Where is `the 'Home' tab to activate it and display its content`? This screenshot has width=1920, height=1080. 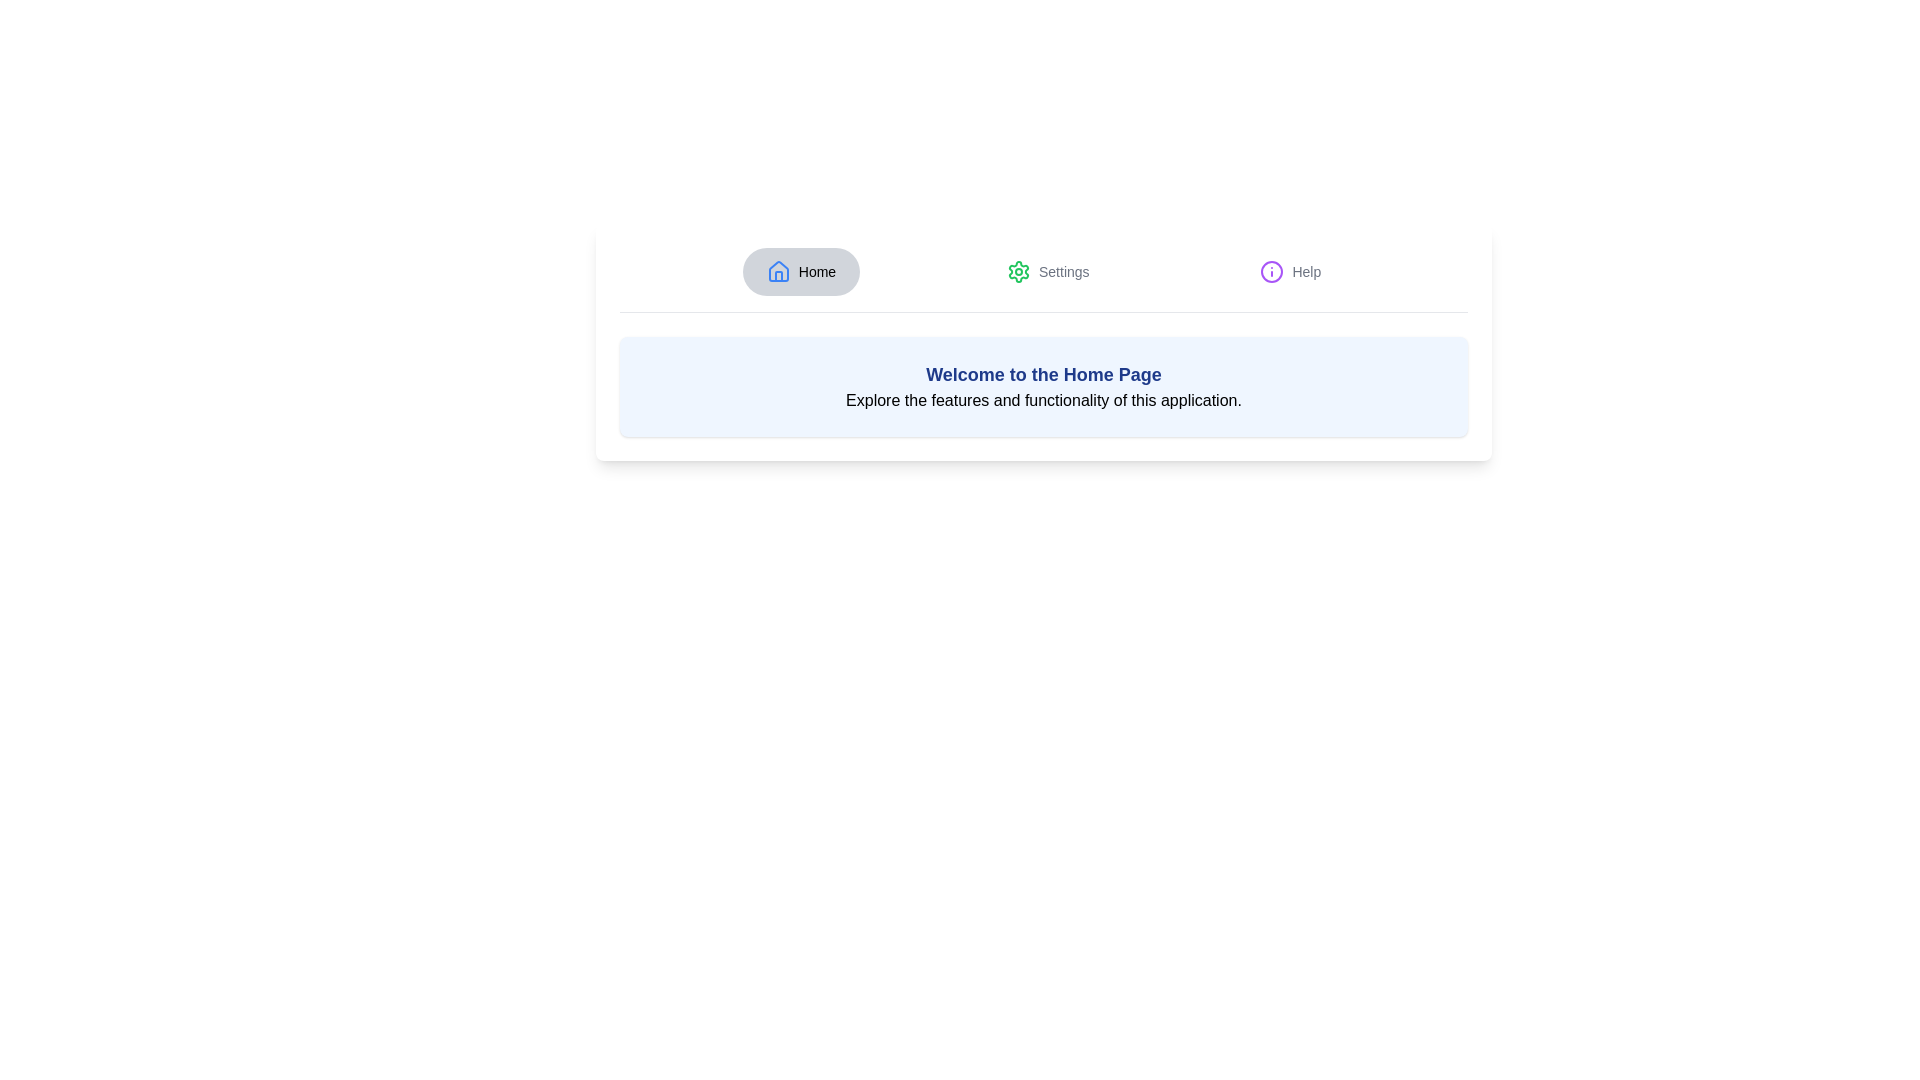
the 'Home' tab to activate it and display its content is located at coordinates (801, 272).